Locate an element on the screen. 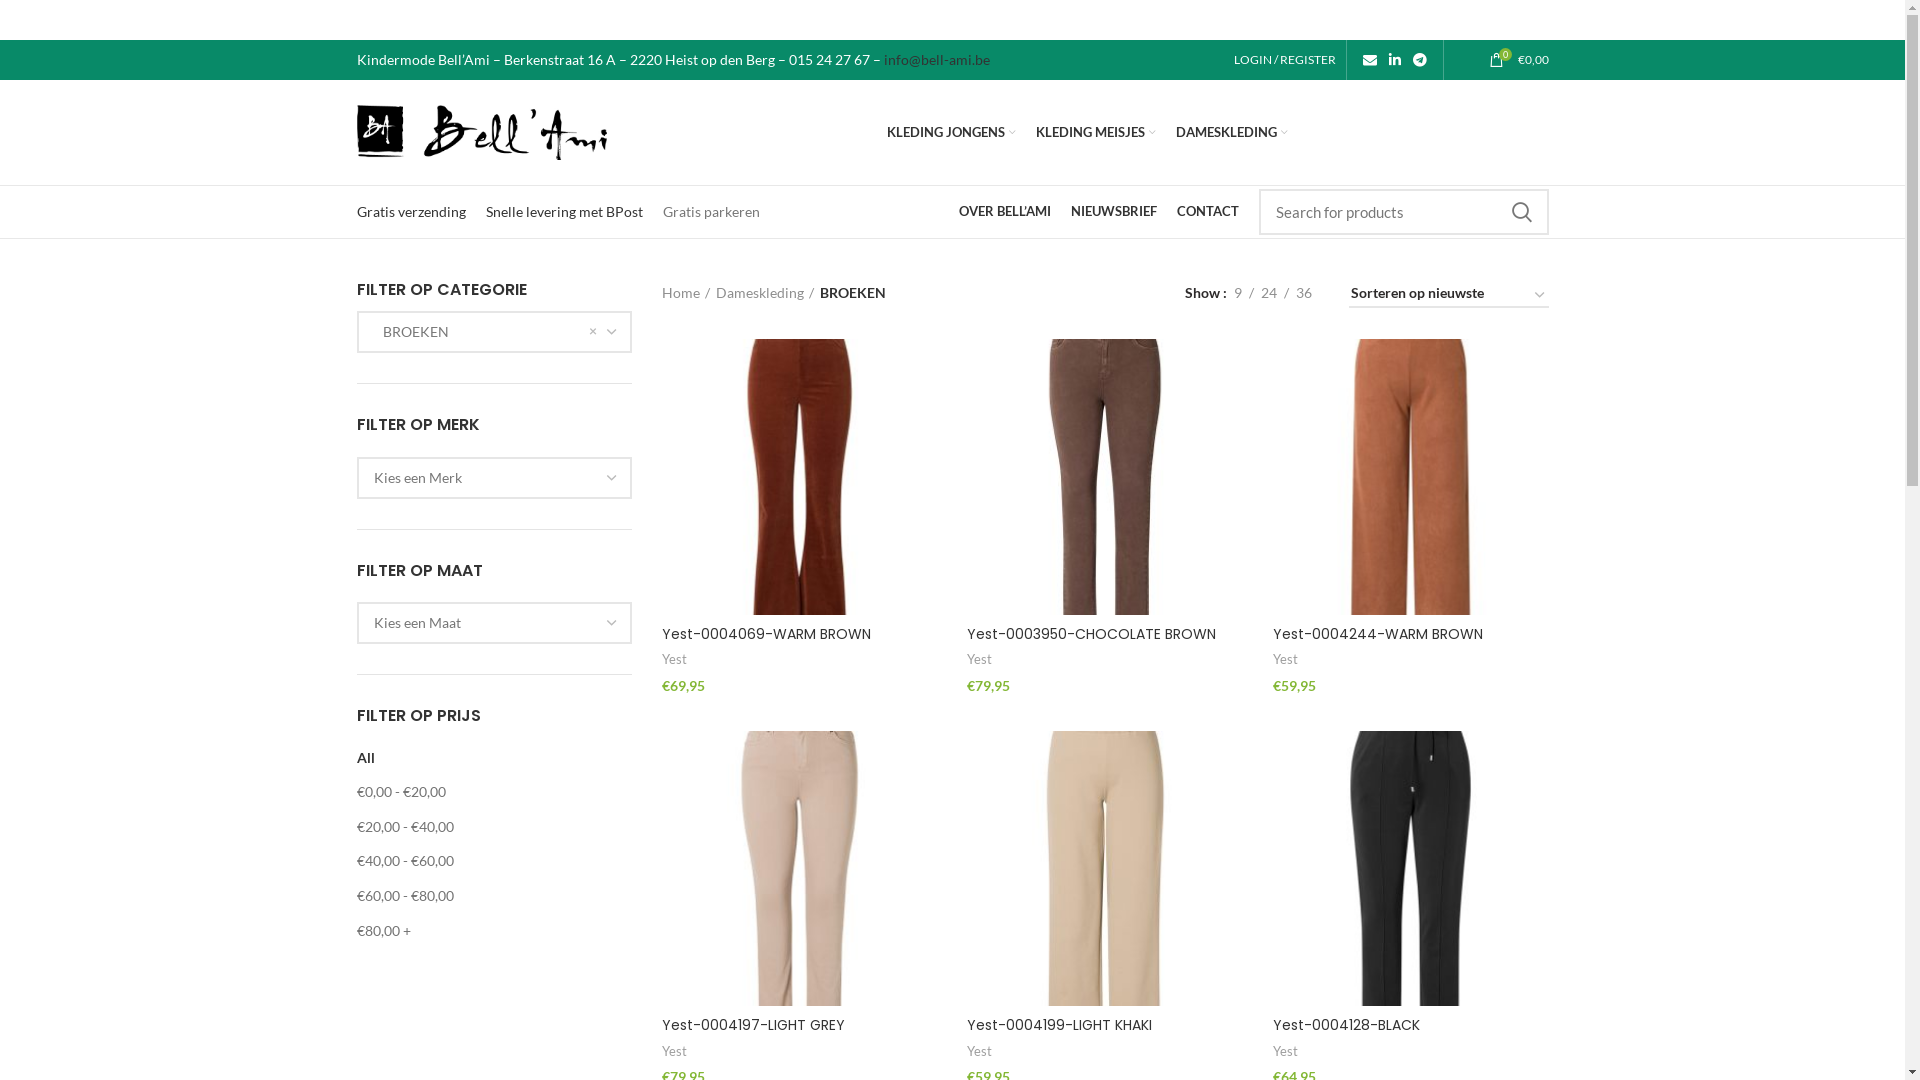  'Home' is located at coordinates (662, 293).